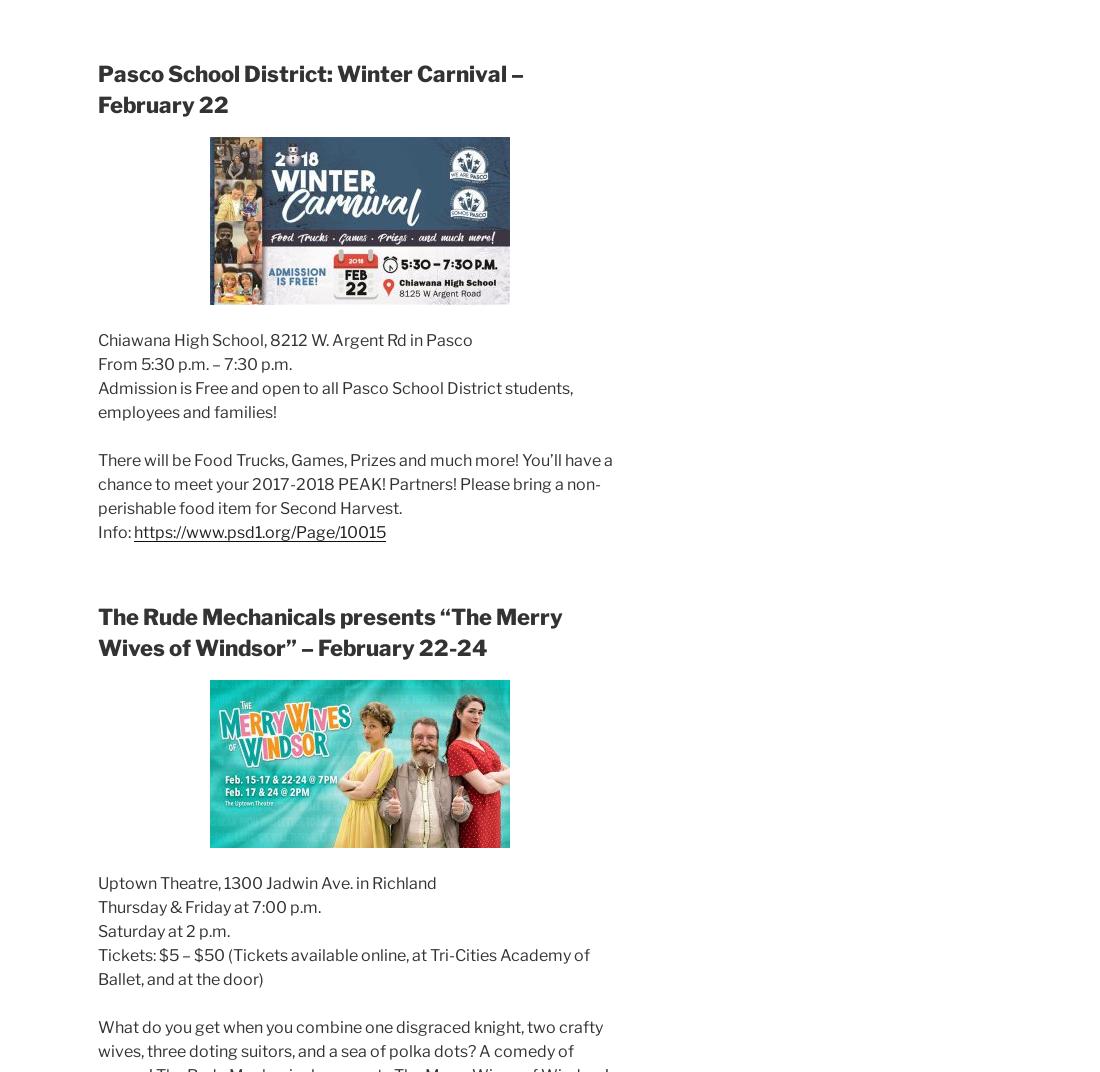  I want to click on 'There will be Food Trucks, Games, Prizes and much more! You’ll have a chance to meet your 2017-2018 PEAK! Partners! Please bring a non-perishable food item for Second Harvest.', so click(355, 483).